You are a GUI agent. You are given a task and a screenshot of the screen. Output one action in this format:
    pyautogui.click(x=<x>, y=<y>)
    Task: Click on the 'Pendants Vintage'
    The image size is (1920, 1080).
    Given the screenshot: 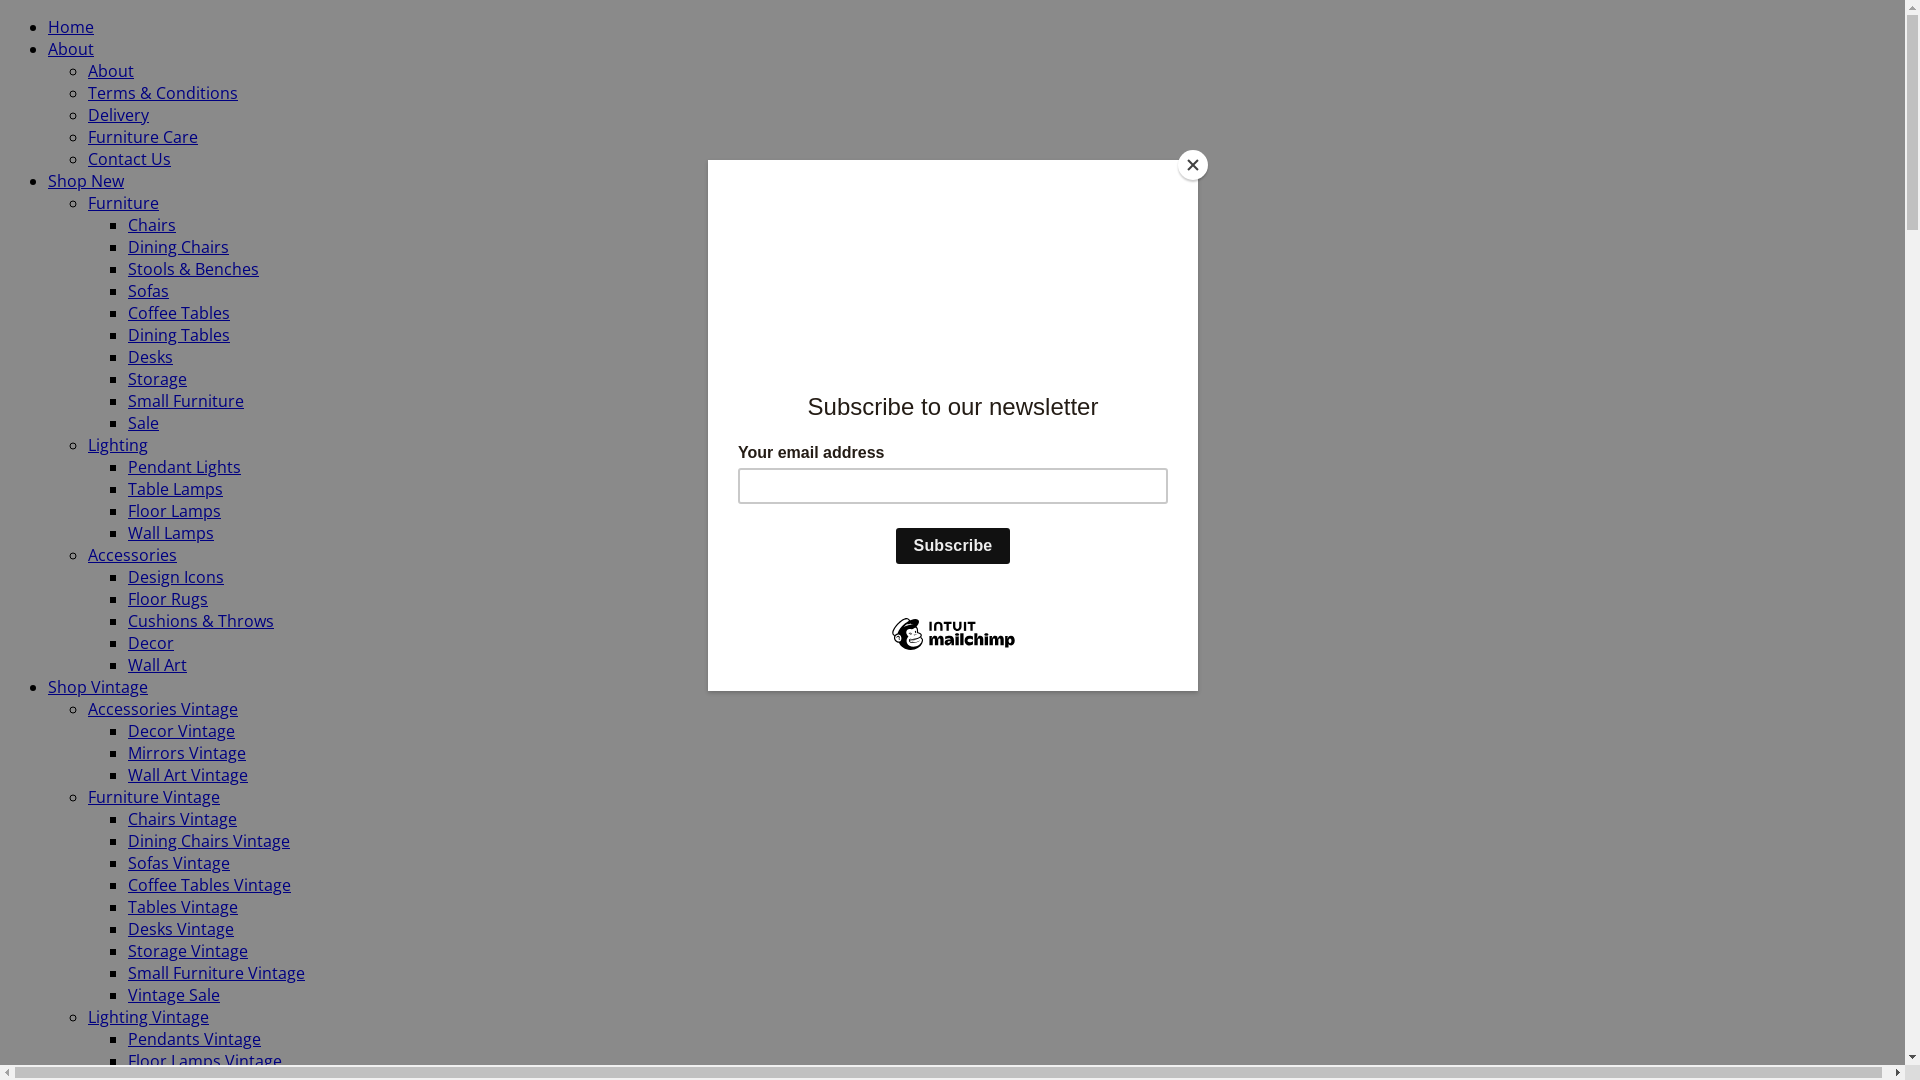 What is the action you would take?
    pyautogui.click(x=127, y=1037)
    